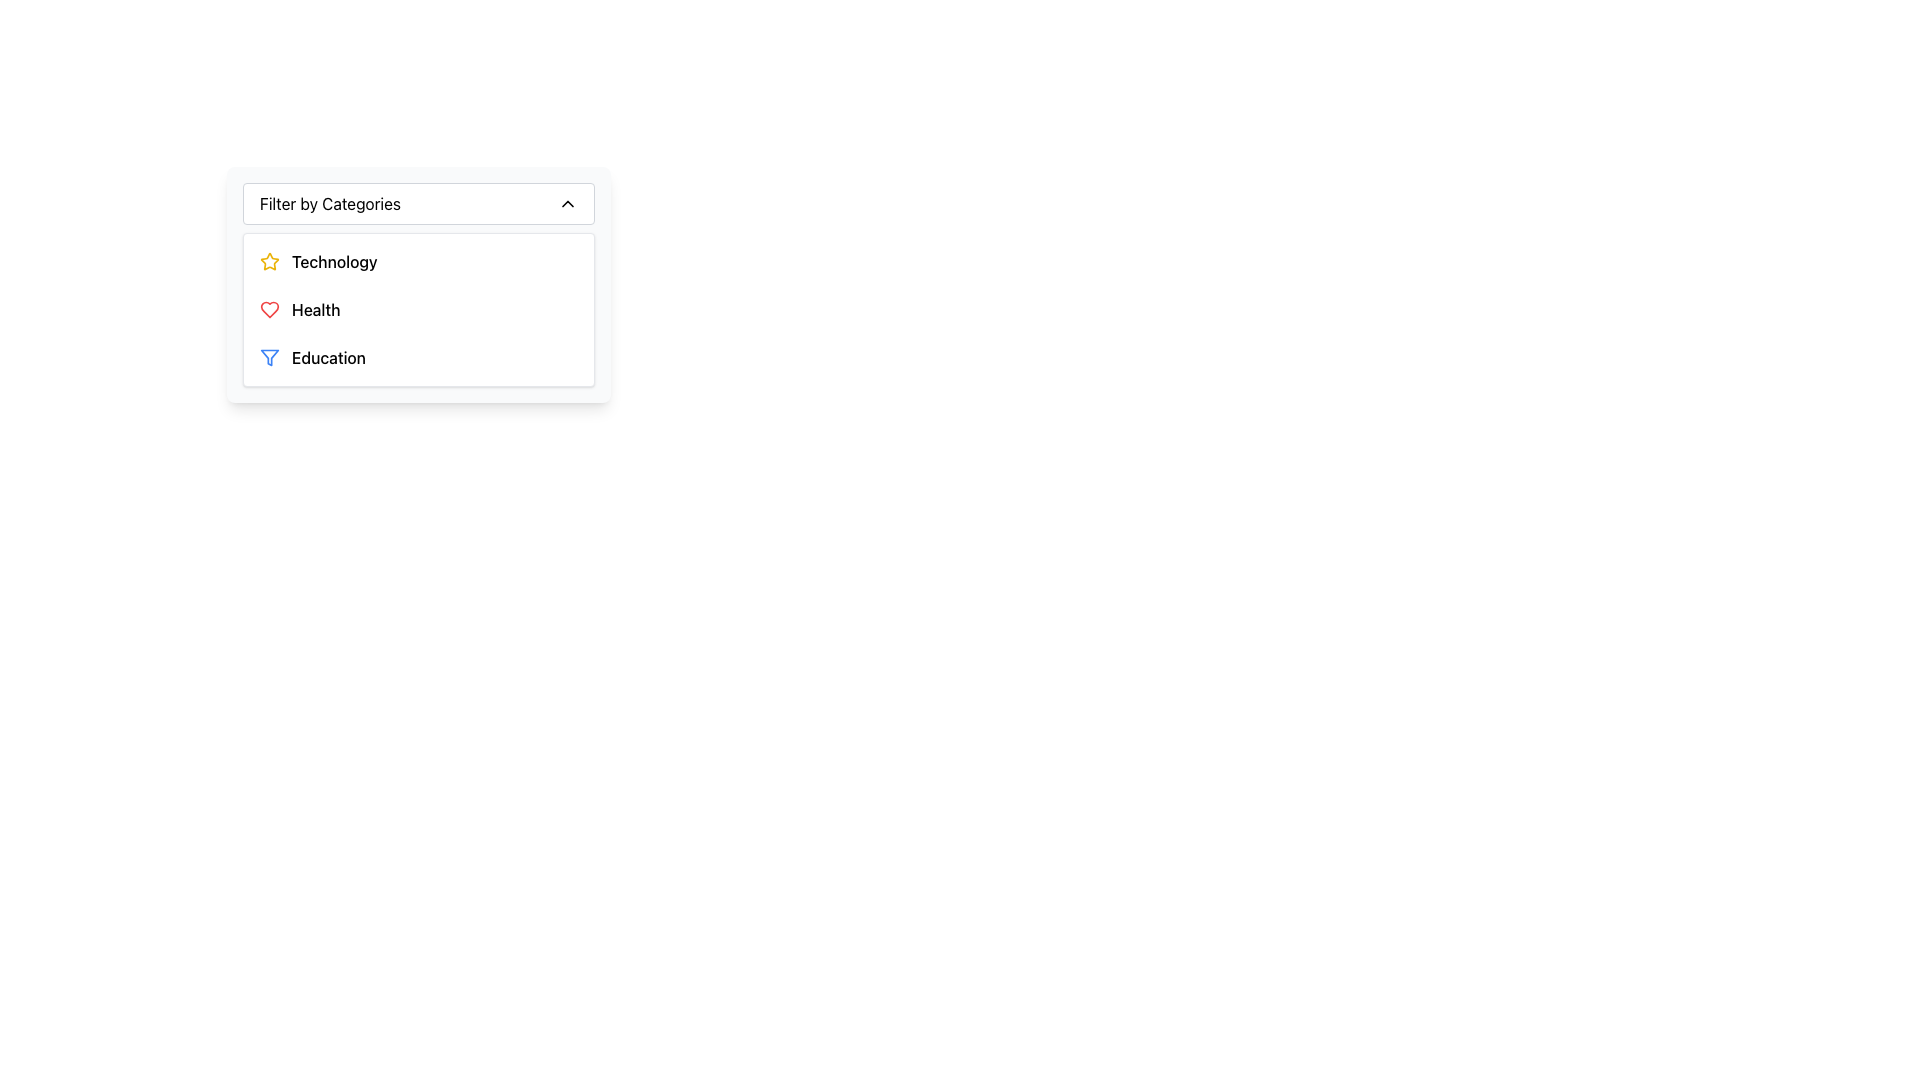 This screenshot has width=1920, height=1080. I want to click on the filtering icon that represents 'Education' in the 'Filter by Categories' dropdown list, so click(268, 357).